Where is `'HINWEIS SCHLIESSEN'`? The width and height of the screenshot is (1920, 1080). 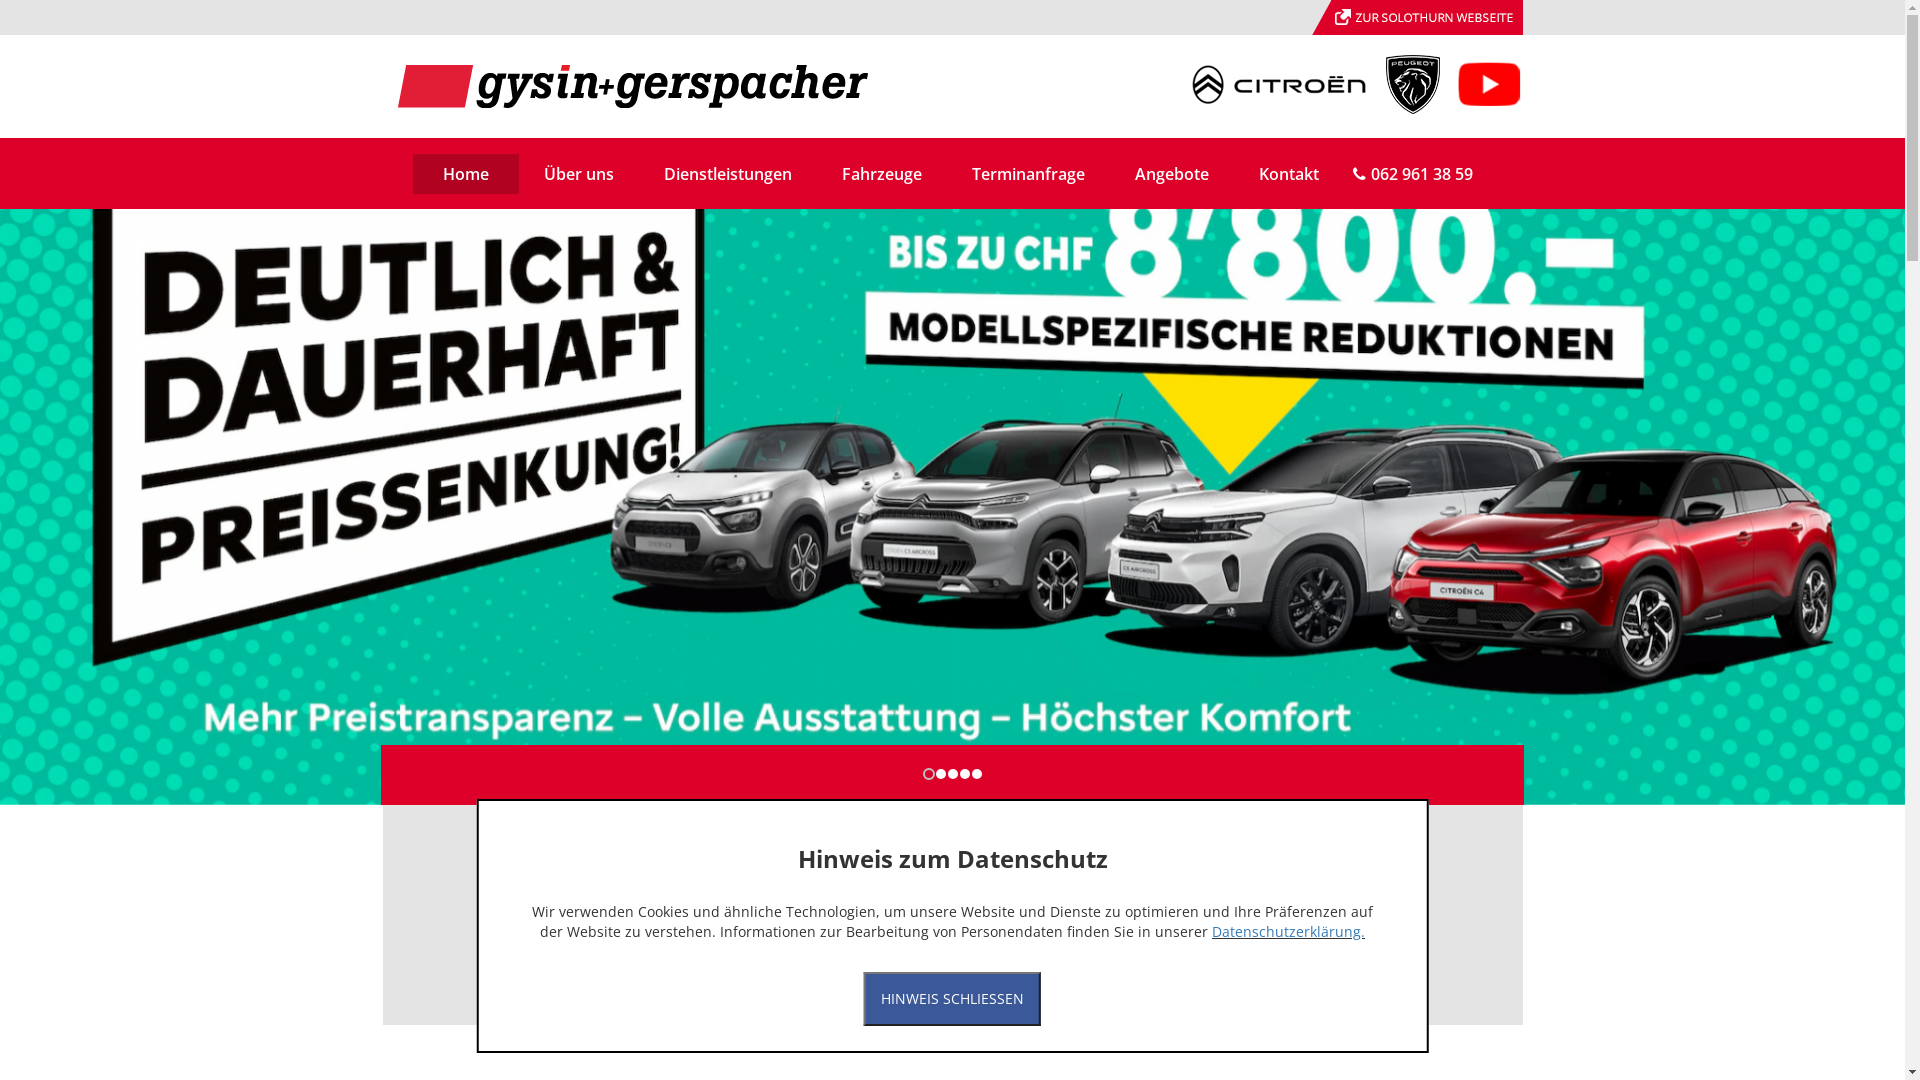
'HINWEIS SCHLIESSEN' is located at coordinates (951, 999).